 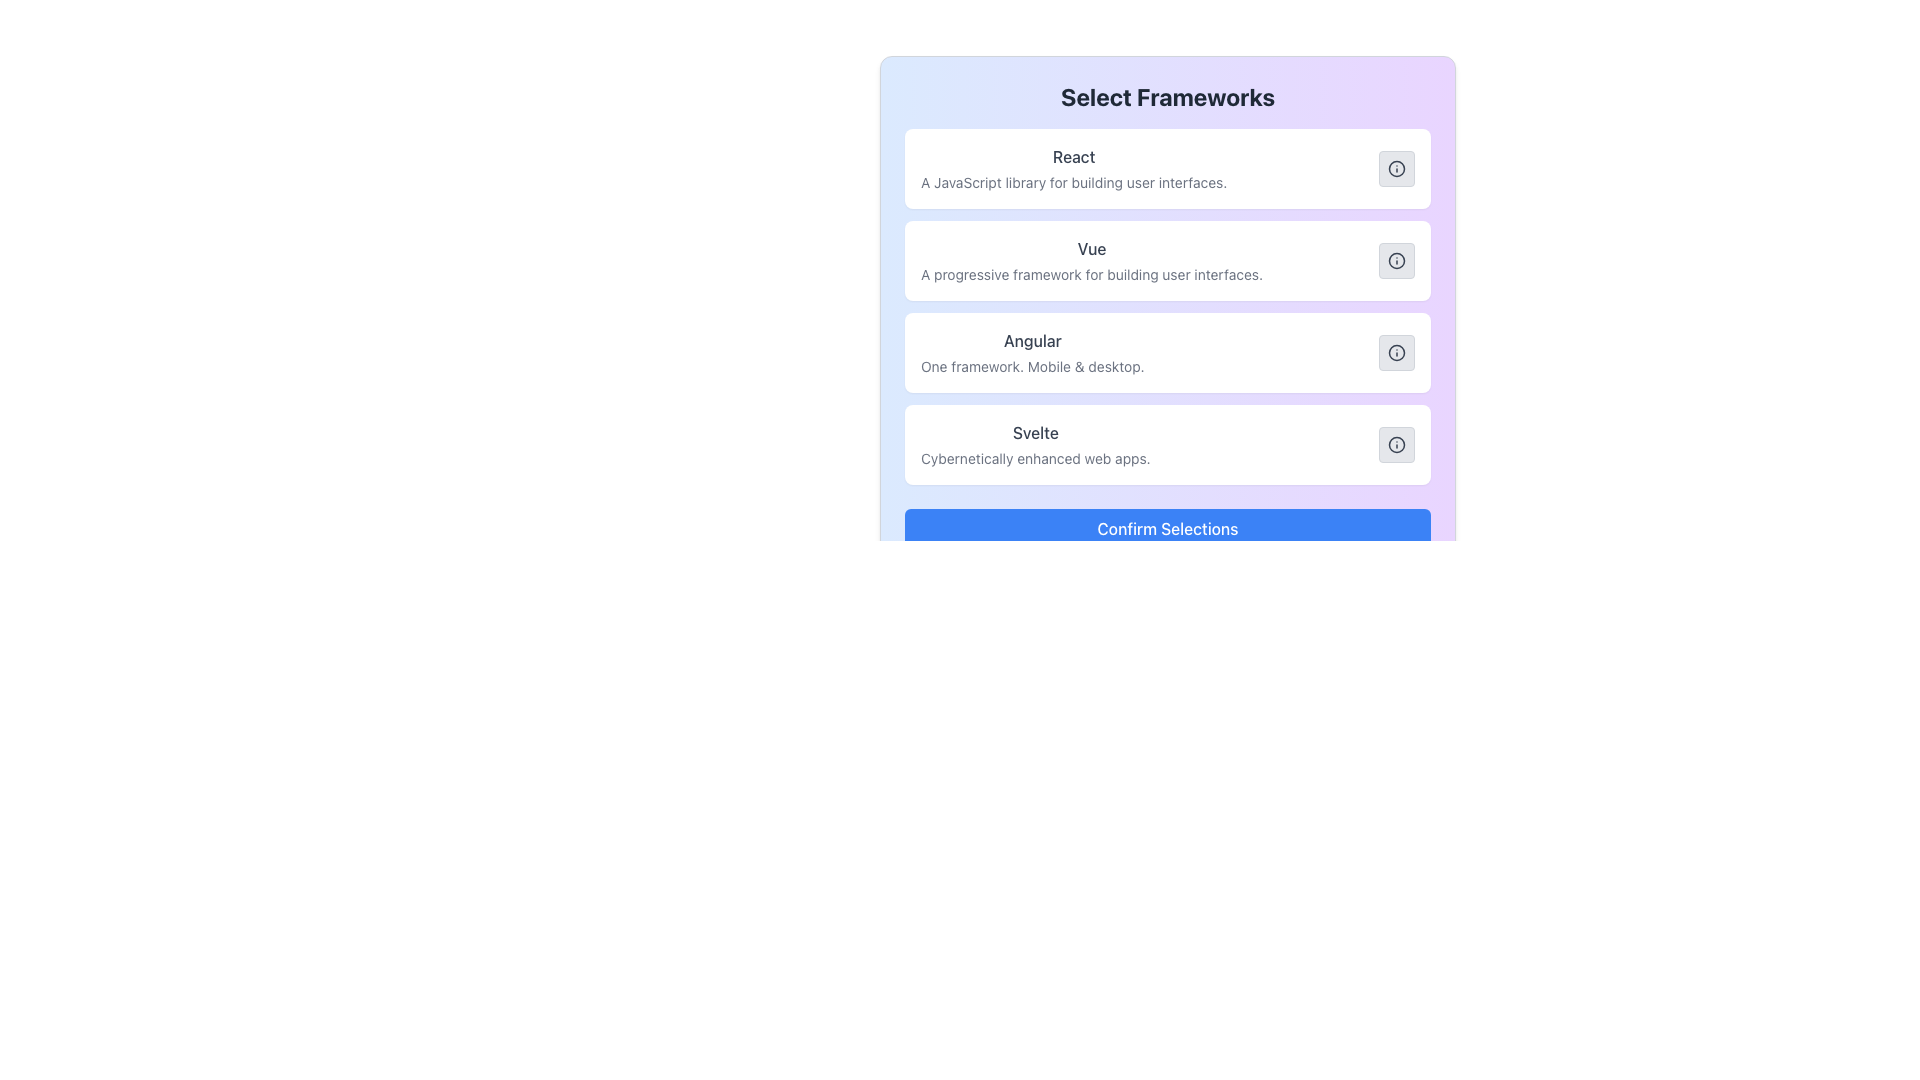 I want to click on the gray circular information icon with an 'i' symbol located next to the 'Vue' selection option, so click(x=1395, y=260).